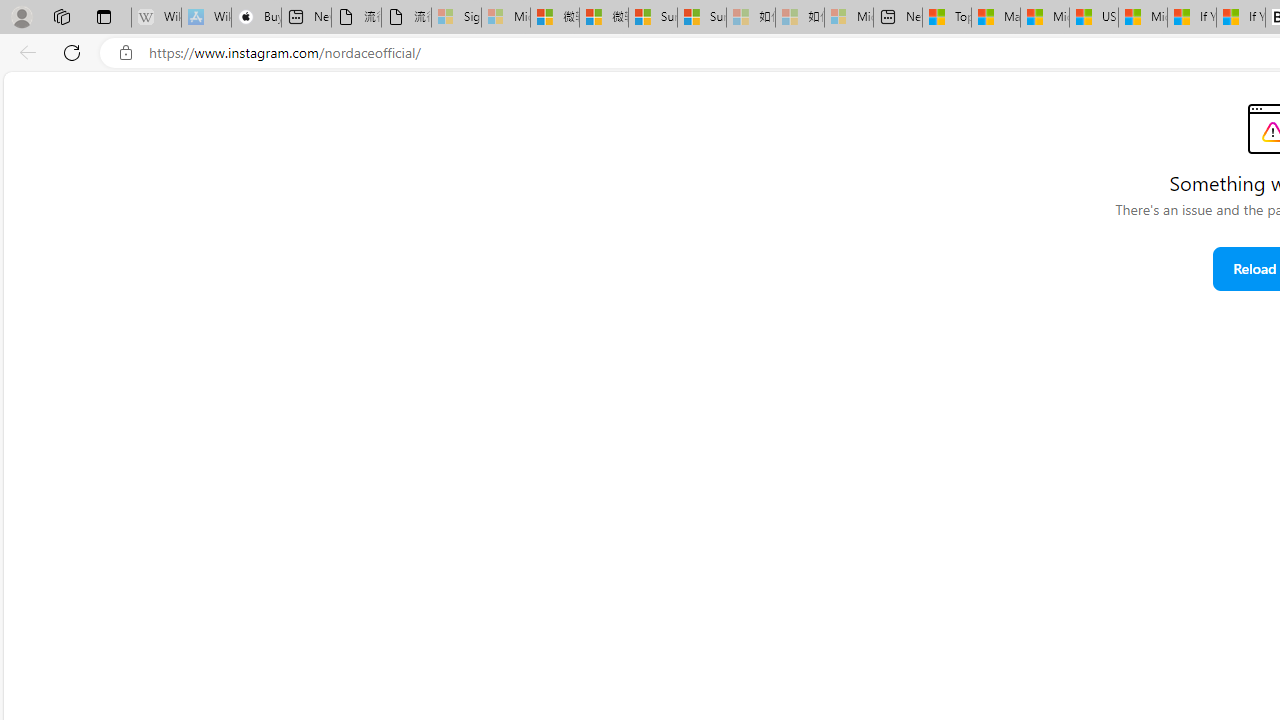 The image size is (1280, 720). I want to click on 'Wikipedia - Sleeping', so click(155, 17).